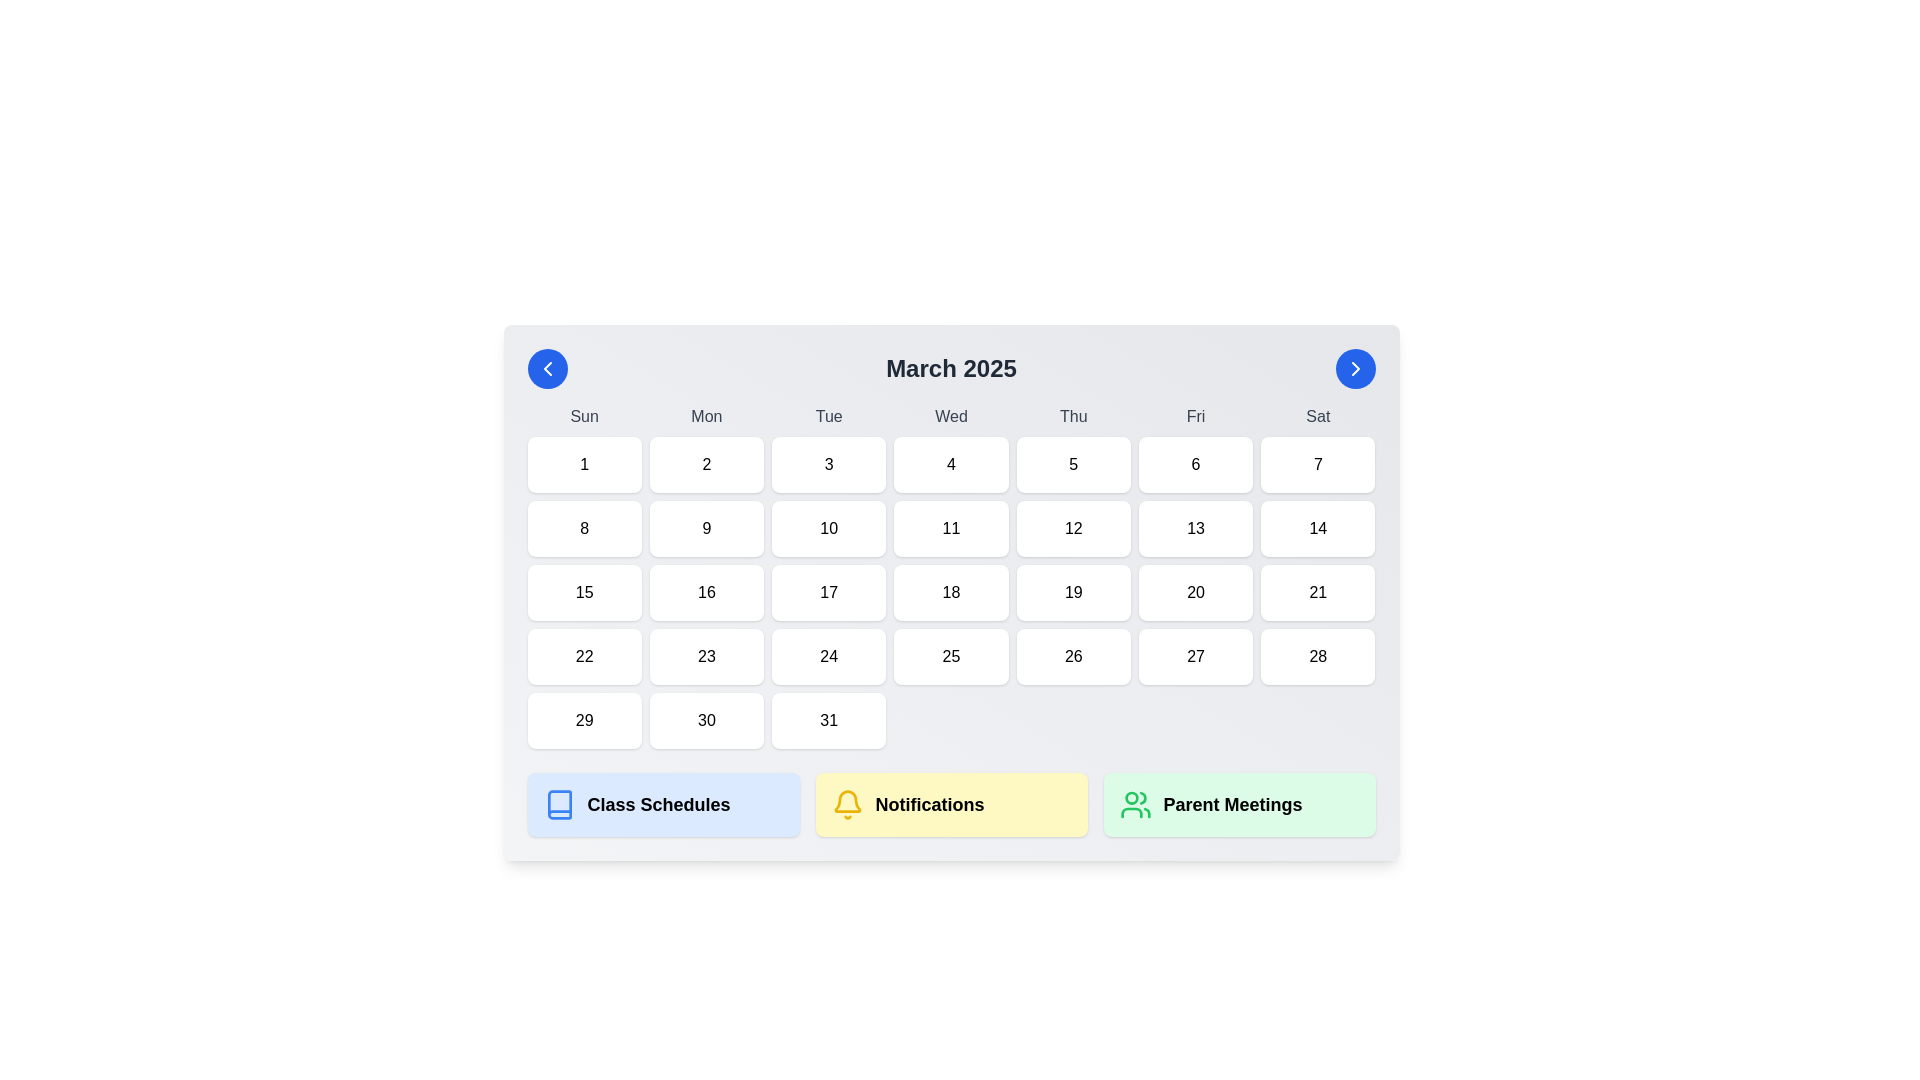 The width and height of the screenshot is (1920, 1080). Describe the element at coordinates (1318, 592) in the screenshot. I see `the calendar date cell representing the 21st day, located in the sixth row and seventh column of the calendar layout` at that location.